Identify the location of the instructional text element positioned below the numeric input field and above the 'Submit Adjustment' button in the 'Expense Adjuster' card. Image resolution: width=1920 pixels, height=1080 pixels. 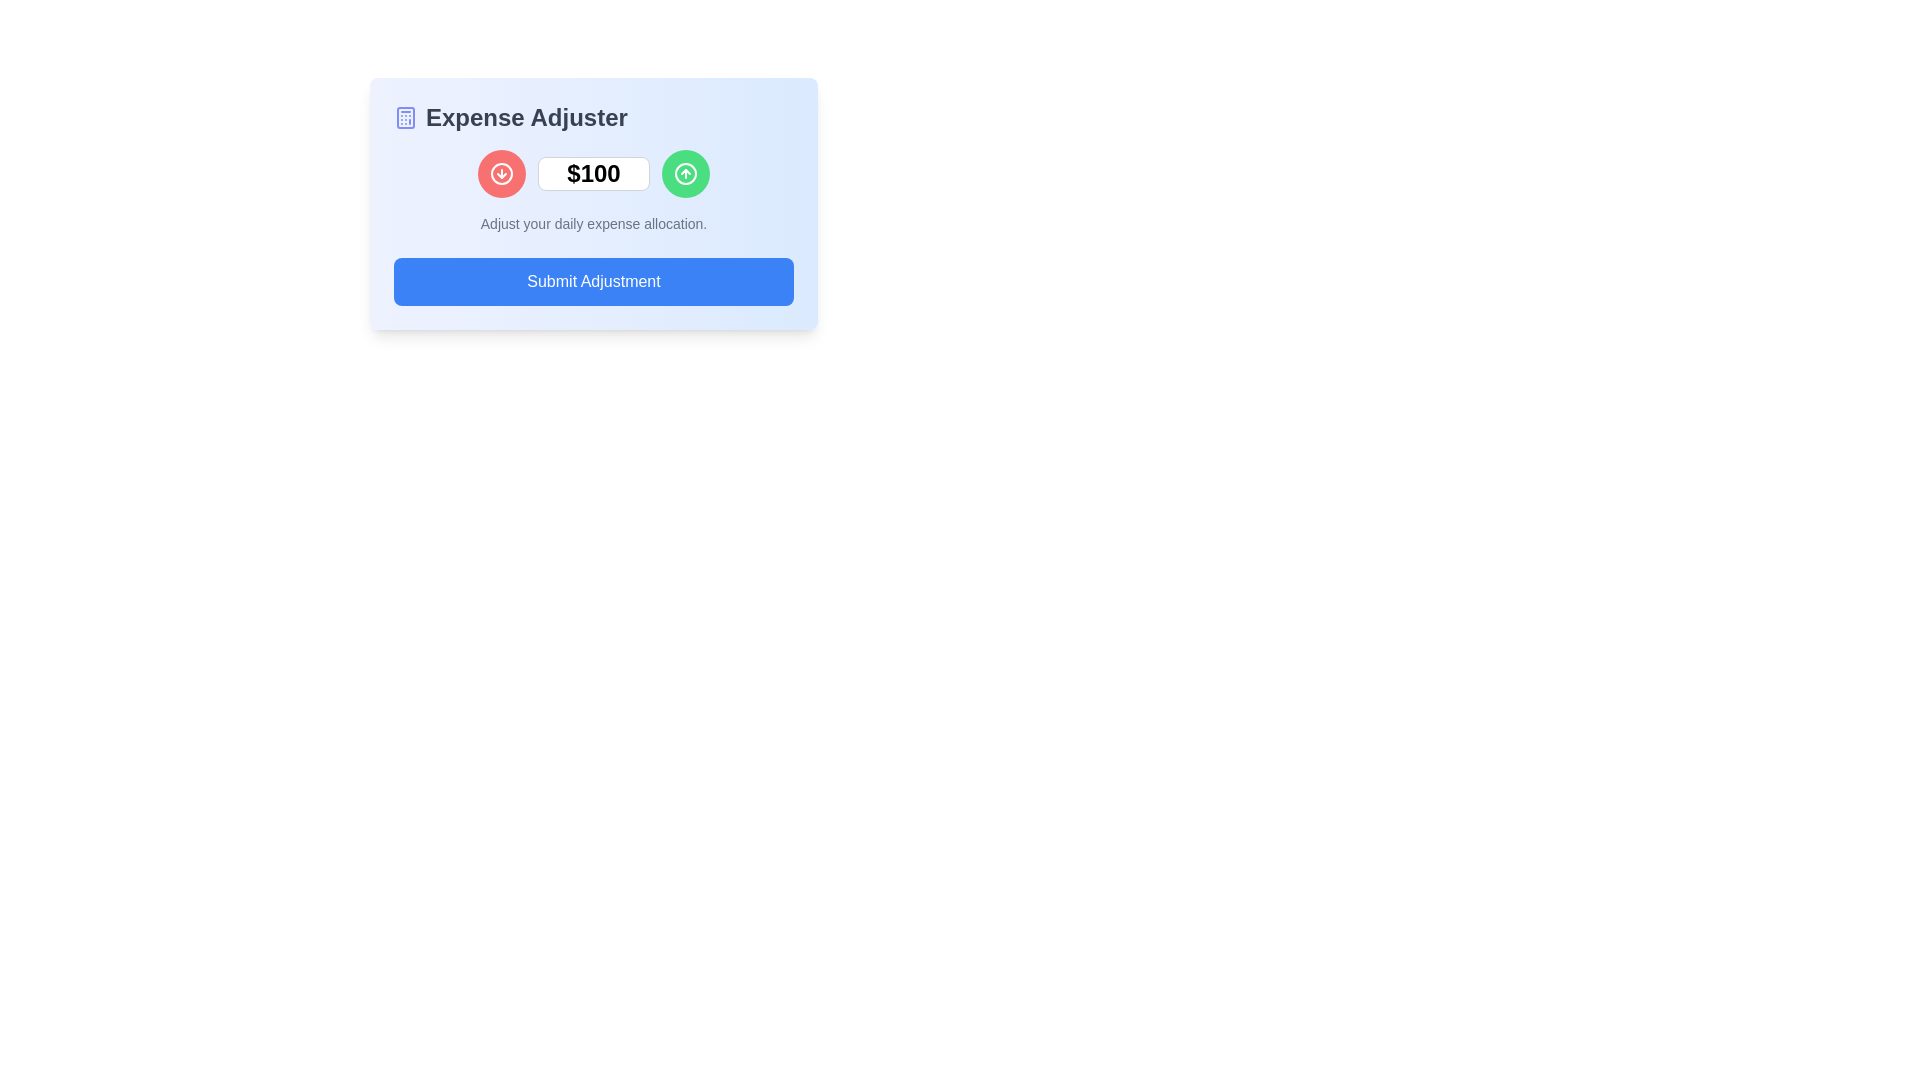
(593, 223).